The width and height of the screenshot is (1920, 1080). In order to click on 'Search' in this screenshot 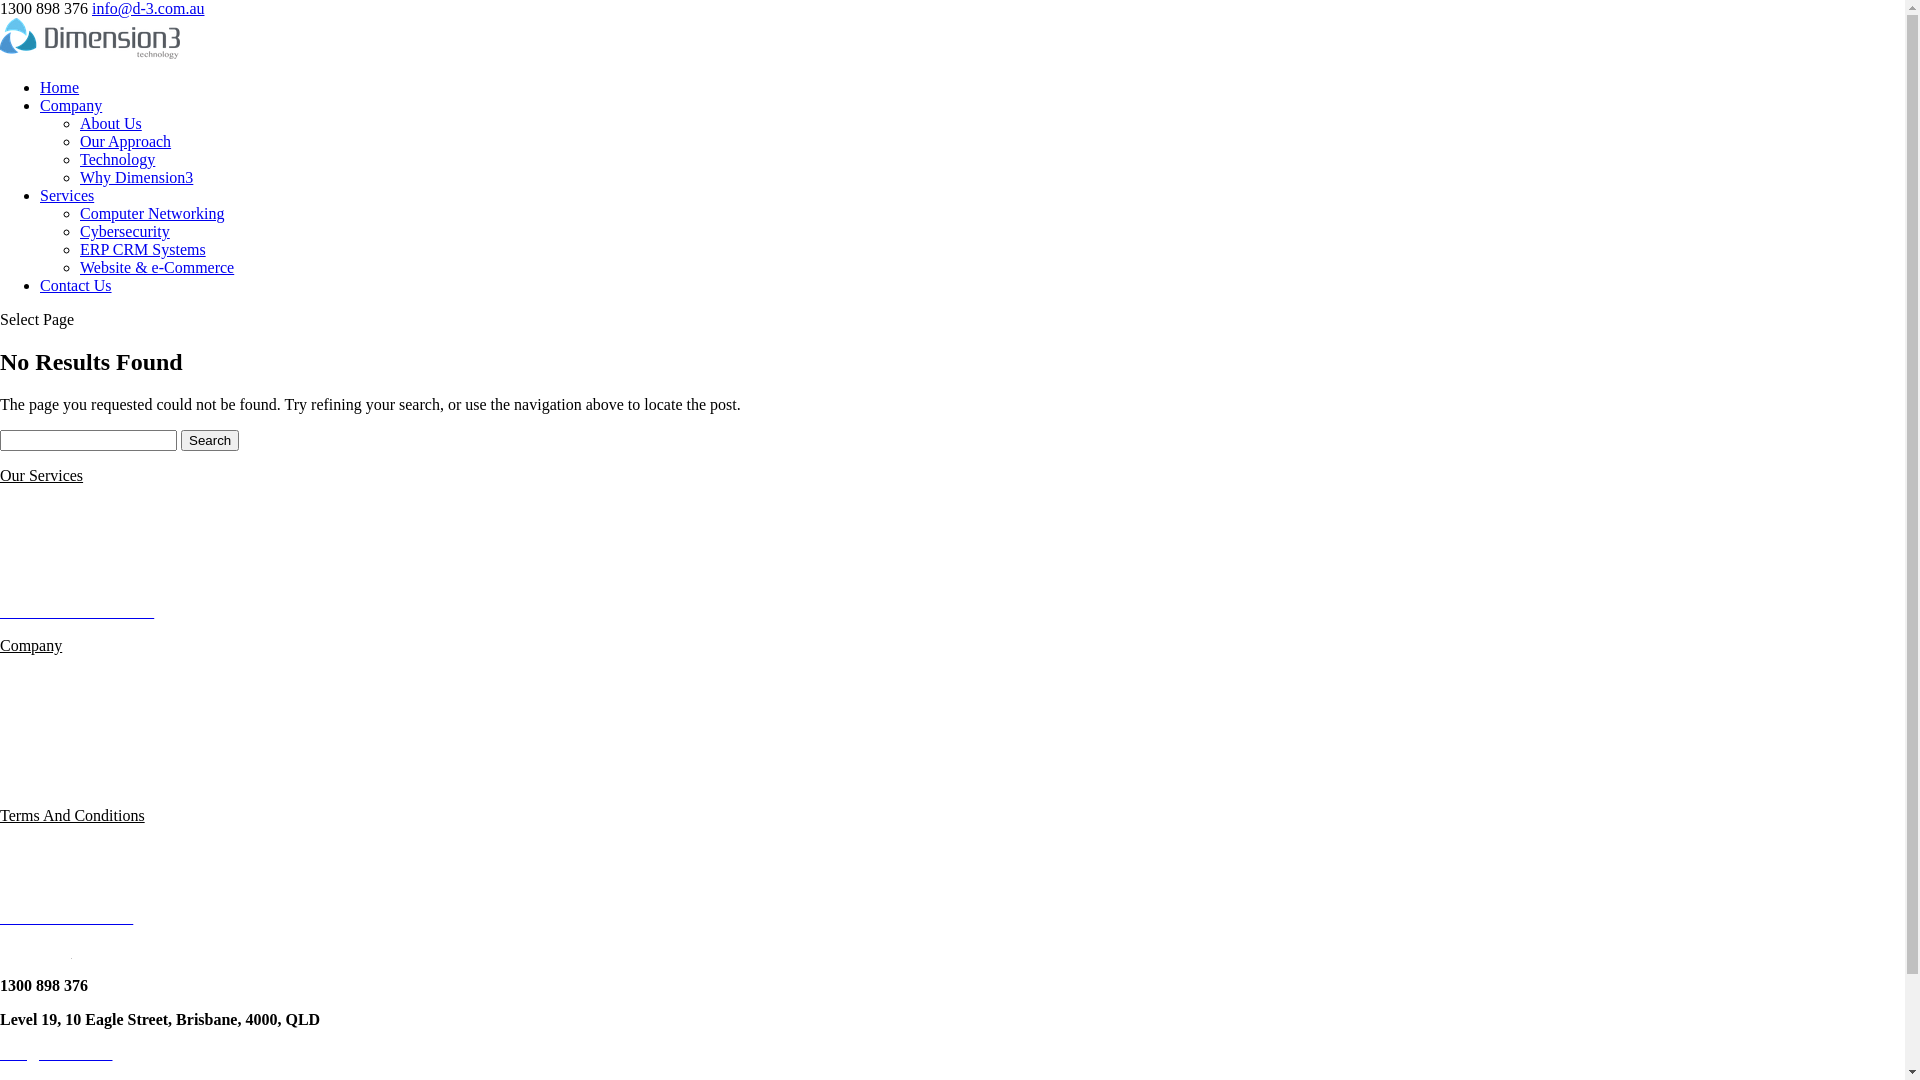, I will do `click(210, 439)`.